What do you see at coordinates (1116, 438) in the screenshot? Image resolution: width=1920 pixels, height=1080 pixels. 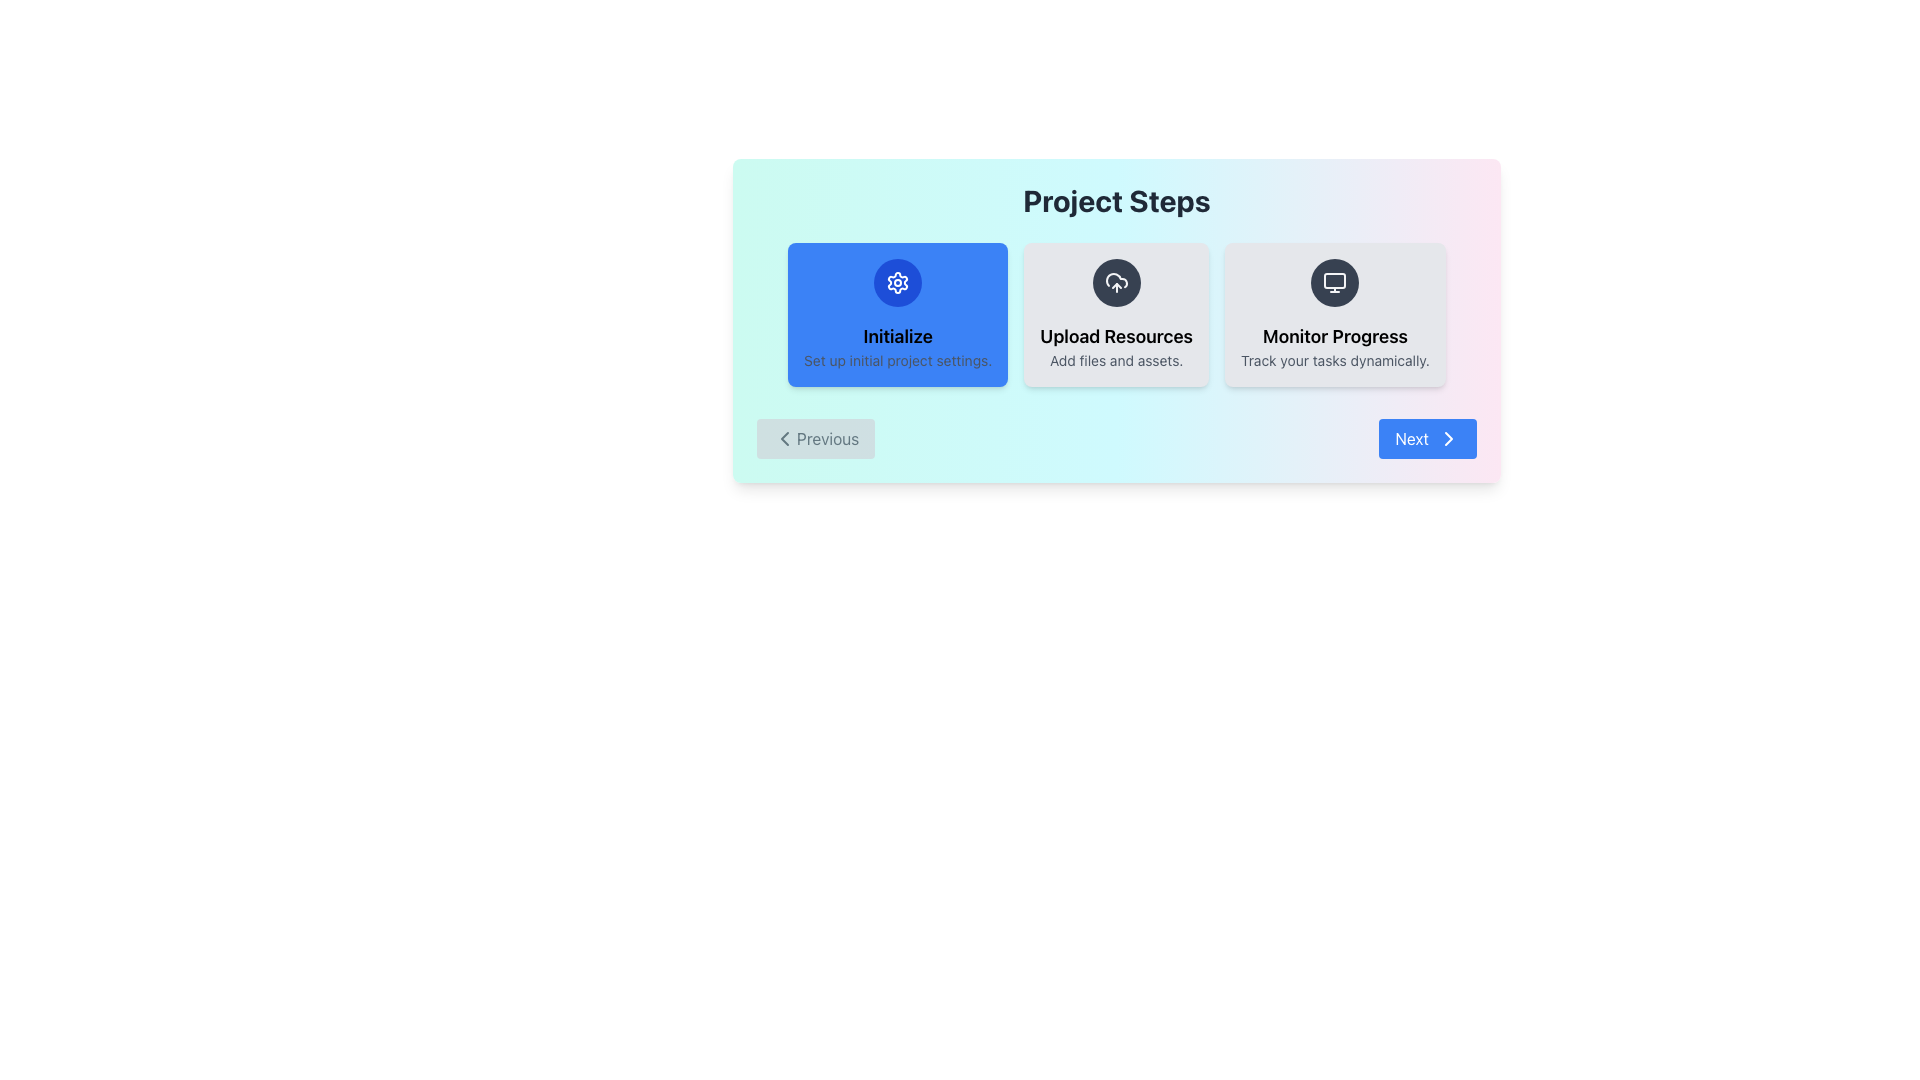 I see `the 'Project Steps' navigation bar located at the bottom of the card, which contains 'Previous' and 'Next' buttons` at bounding box center [1116, 438].